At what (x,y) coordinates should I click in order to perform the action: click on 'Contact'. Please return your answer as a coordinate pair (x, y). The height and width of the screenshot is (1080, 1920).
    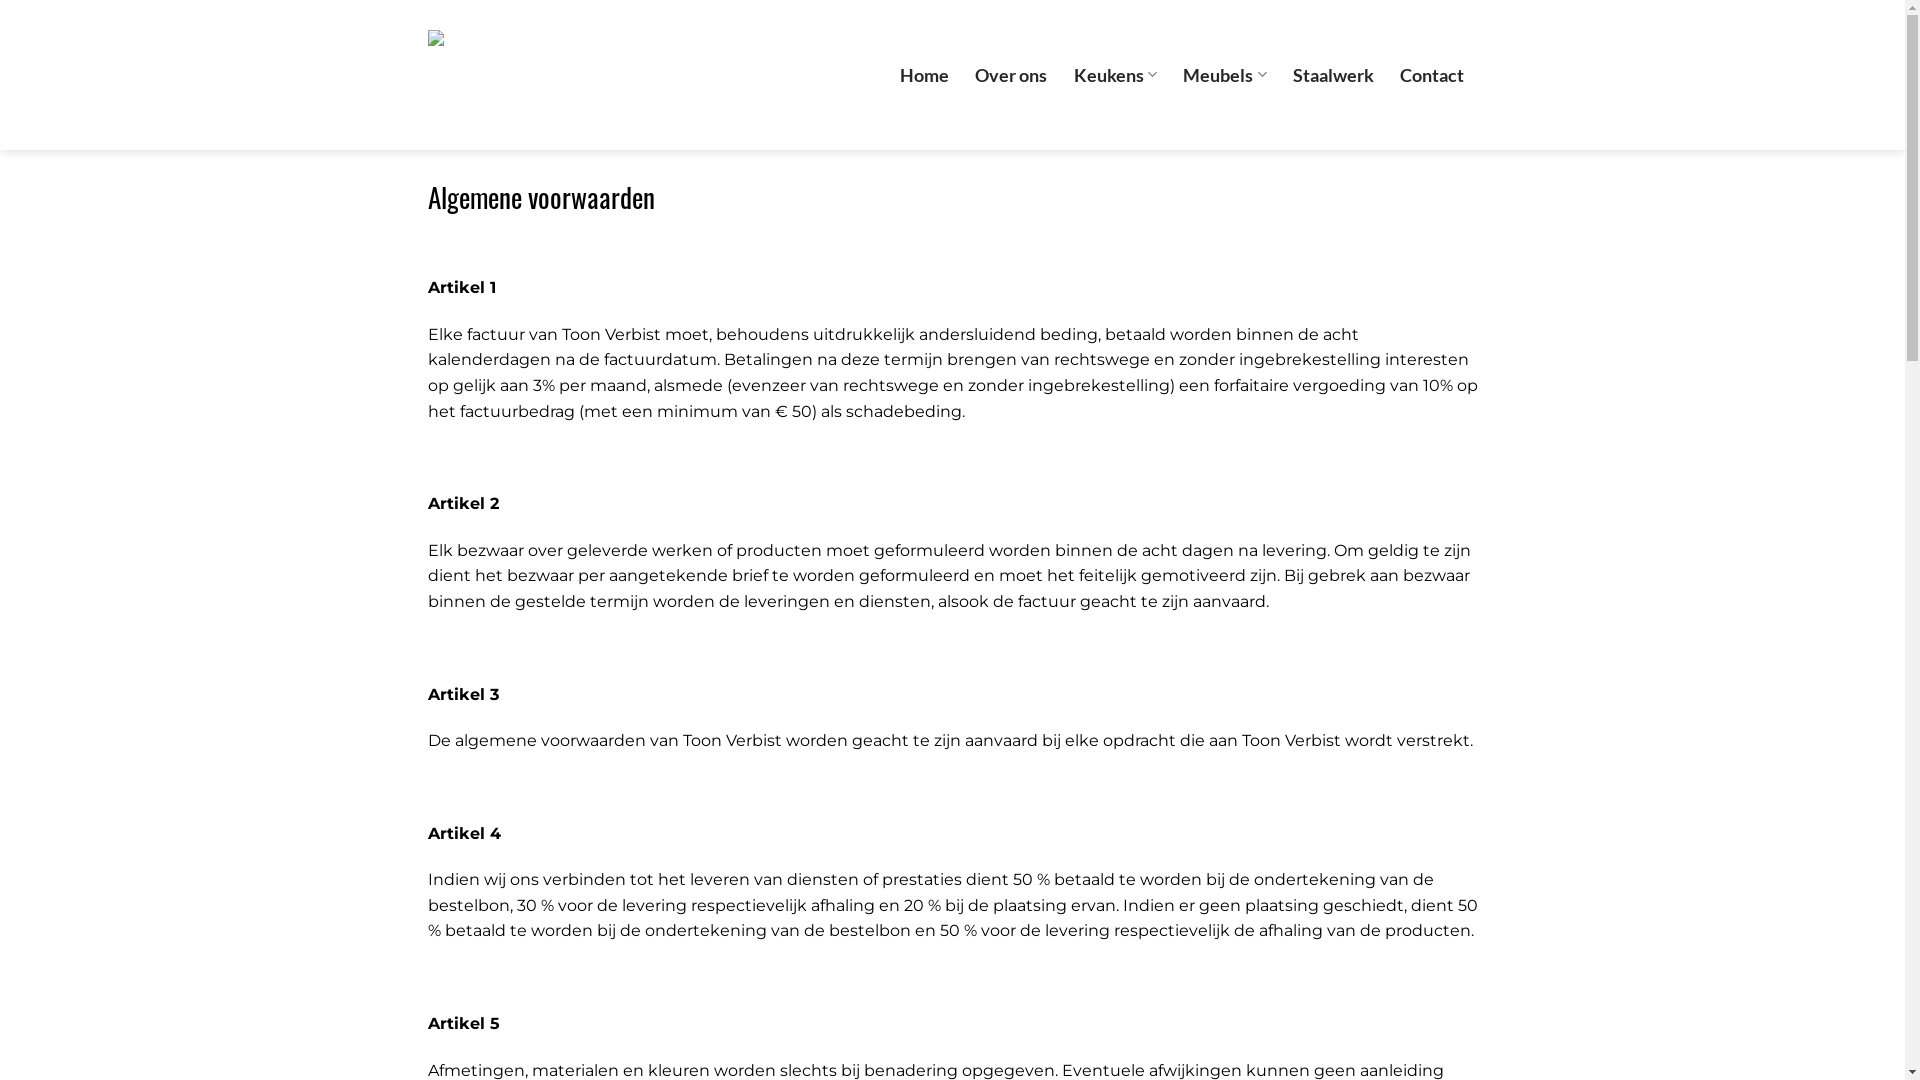
    Looking at the image, I should click on (1430, 73).